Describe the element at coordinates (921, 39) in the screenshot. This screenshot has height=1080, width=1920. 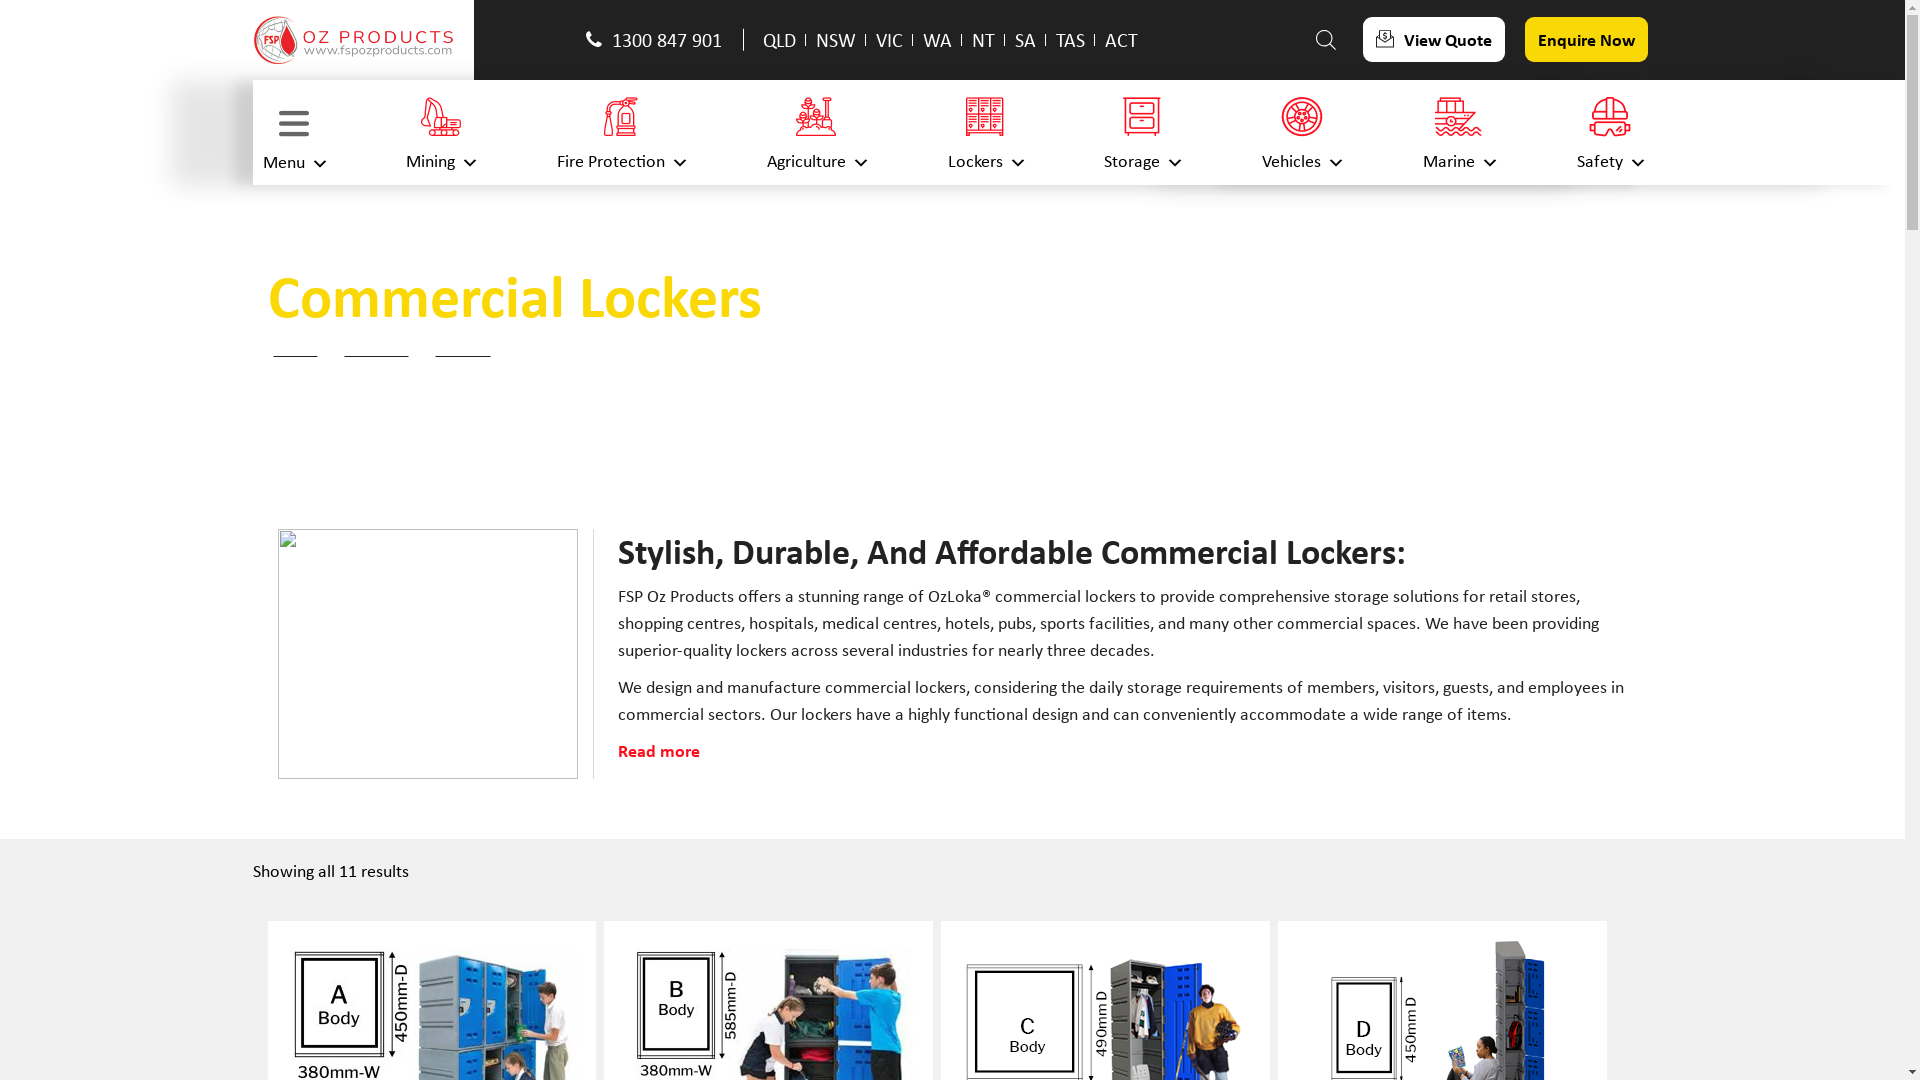
I see `'WA'` at that location.